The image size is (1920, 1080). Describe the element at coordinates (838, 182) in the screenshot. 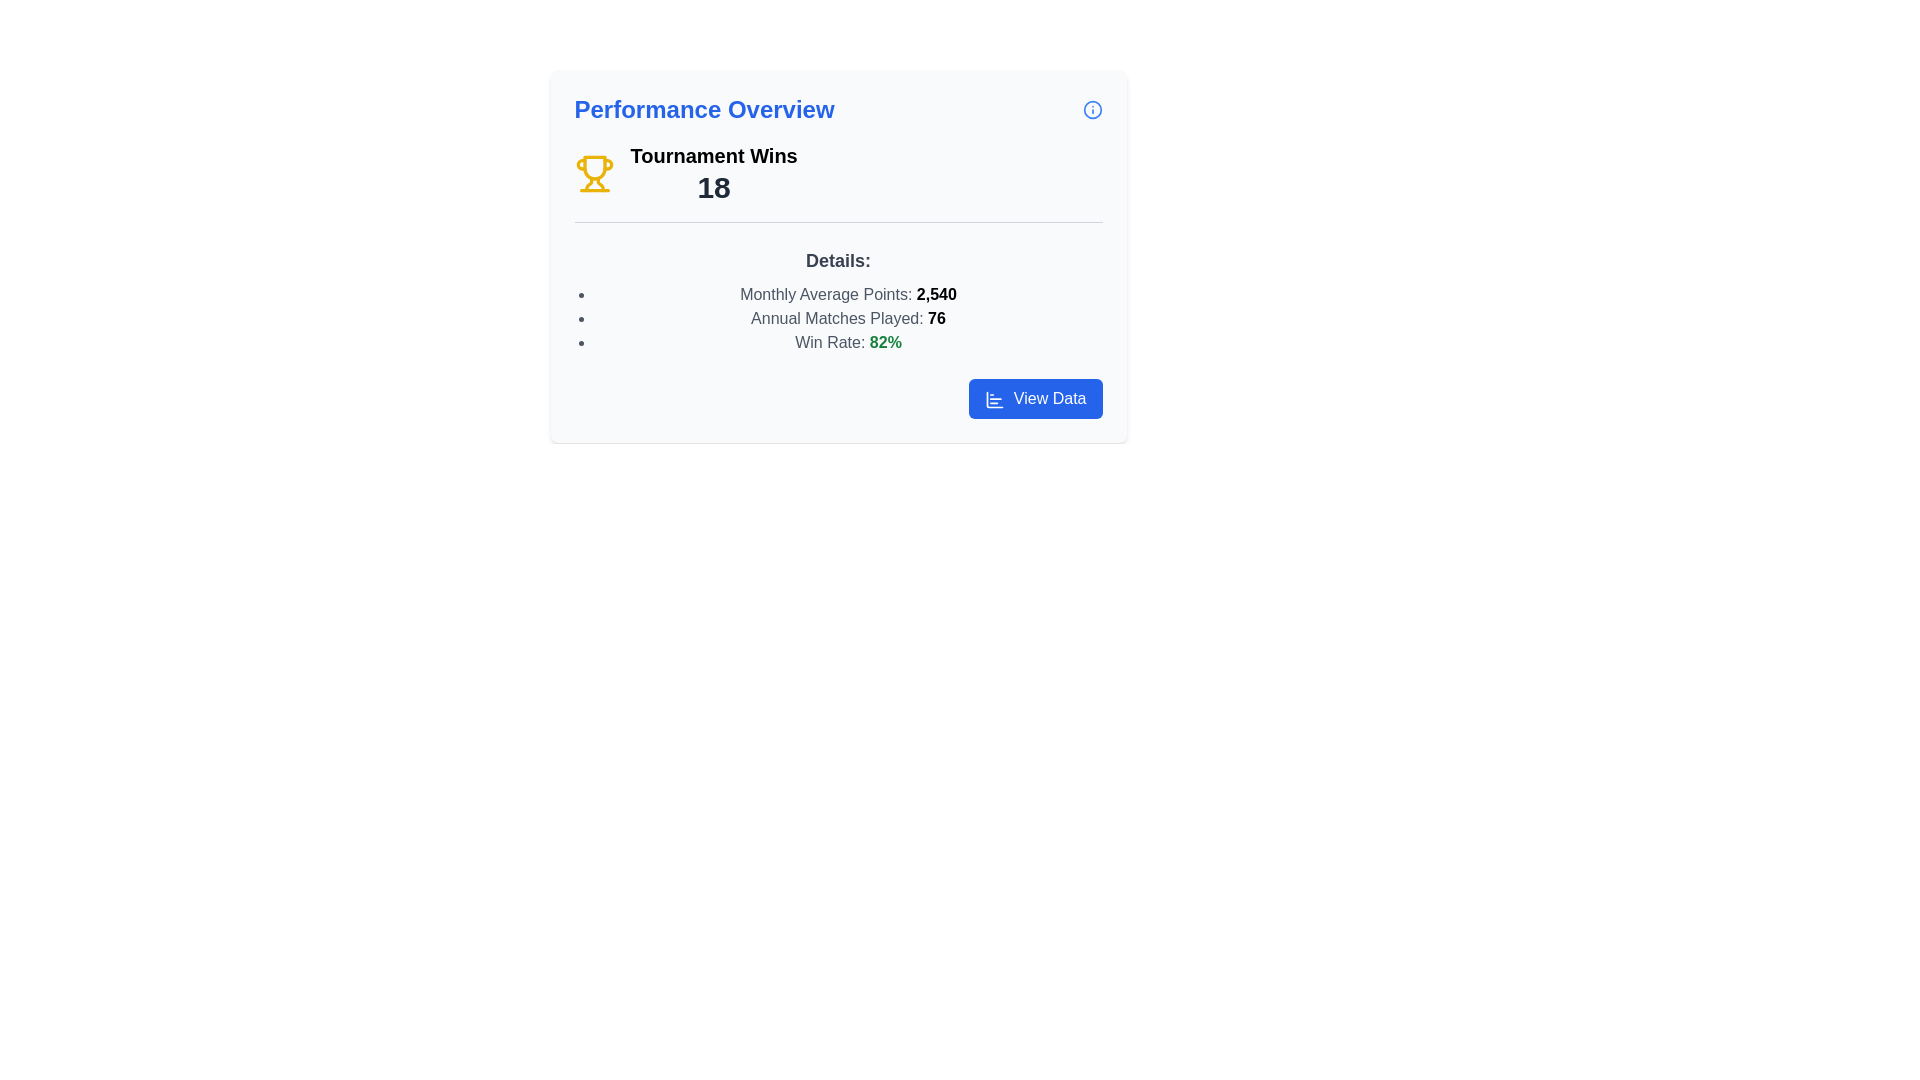

I see `the informational metric display showing 'Tournament Wins' with a value of '18' in the 'Performance Overview' section` at that location.